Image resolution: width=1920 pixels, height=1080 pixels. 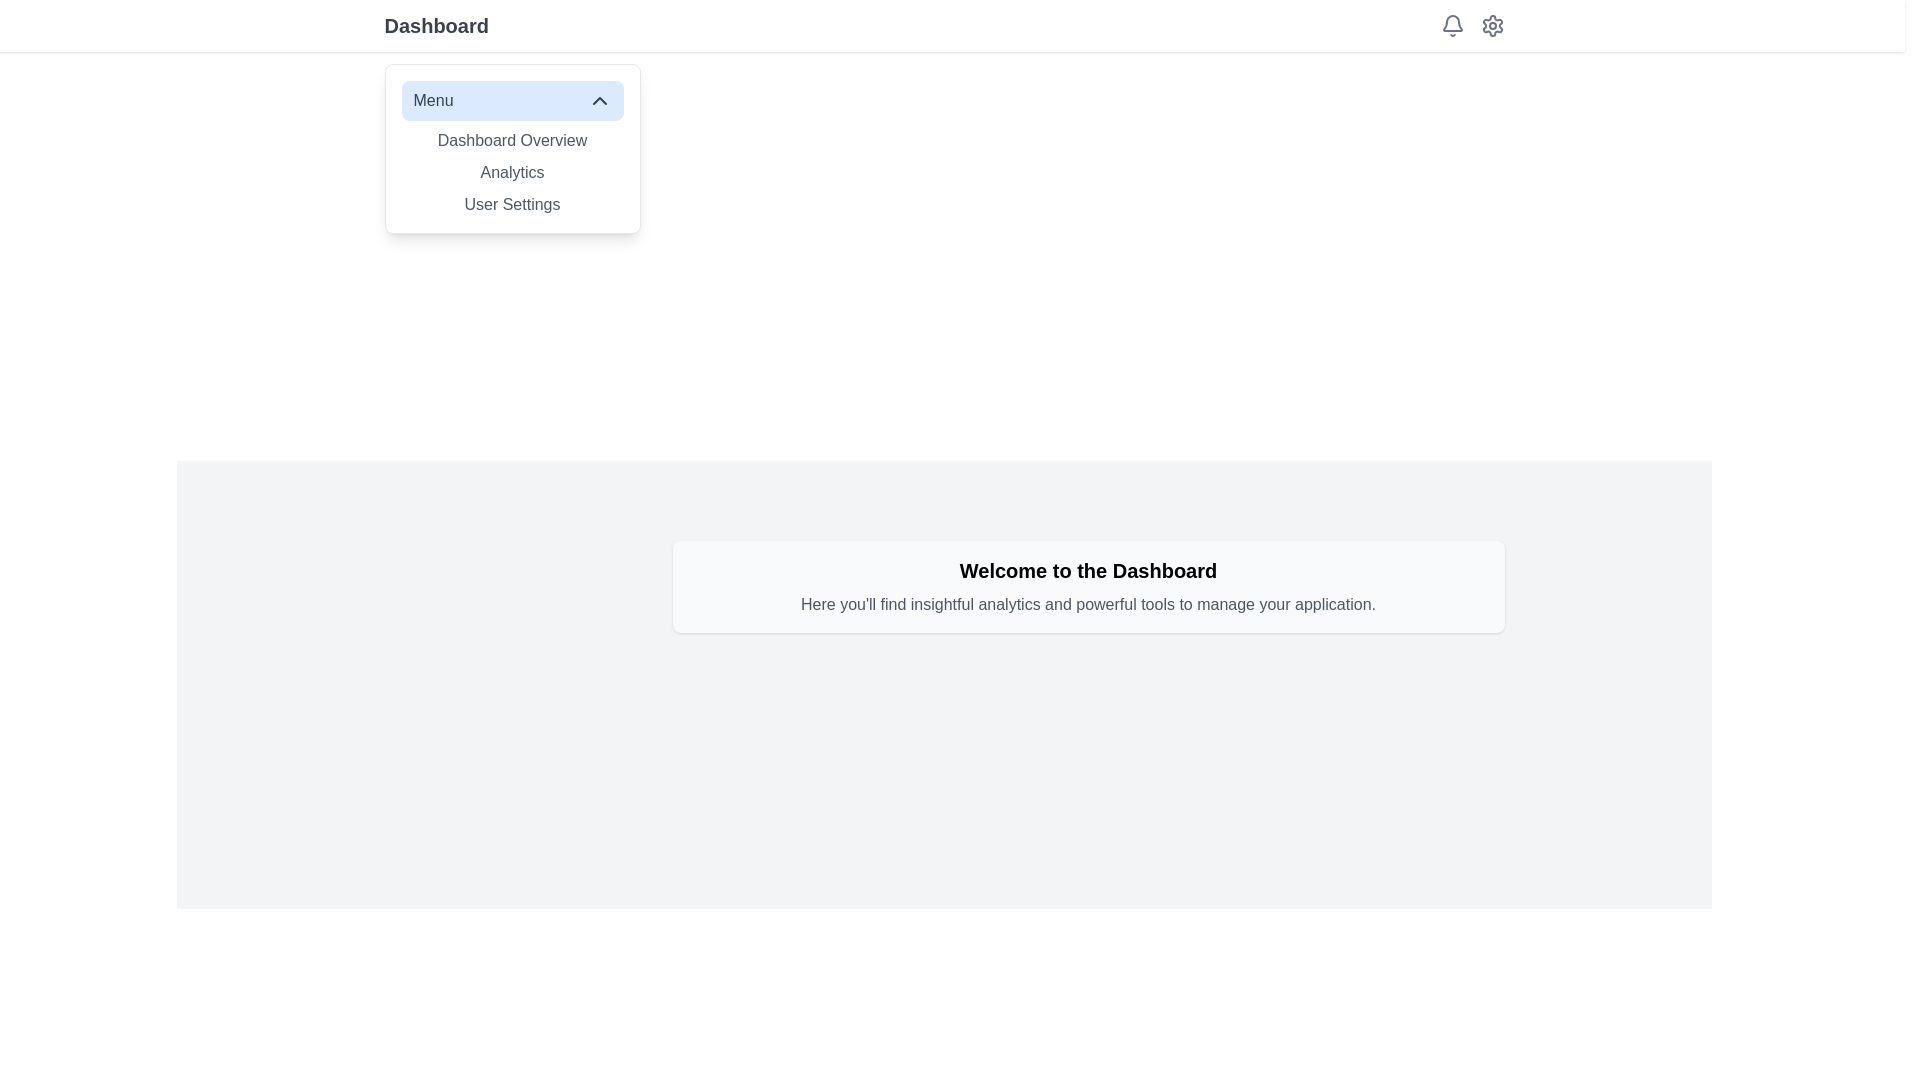 I want to click on the Textual informational display that contains the message 'Welcome to the Dashboard' and additional insights about analytics and tools, so click(x=1087, y=585).